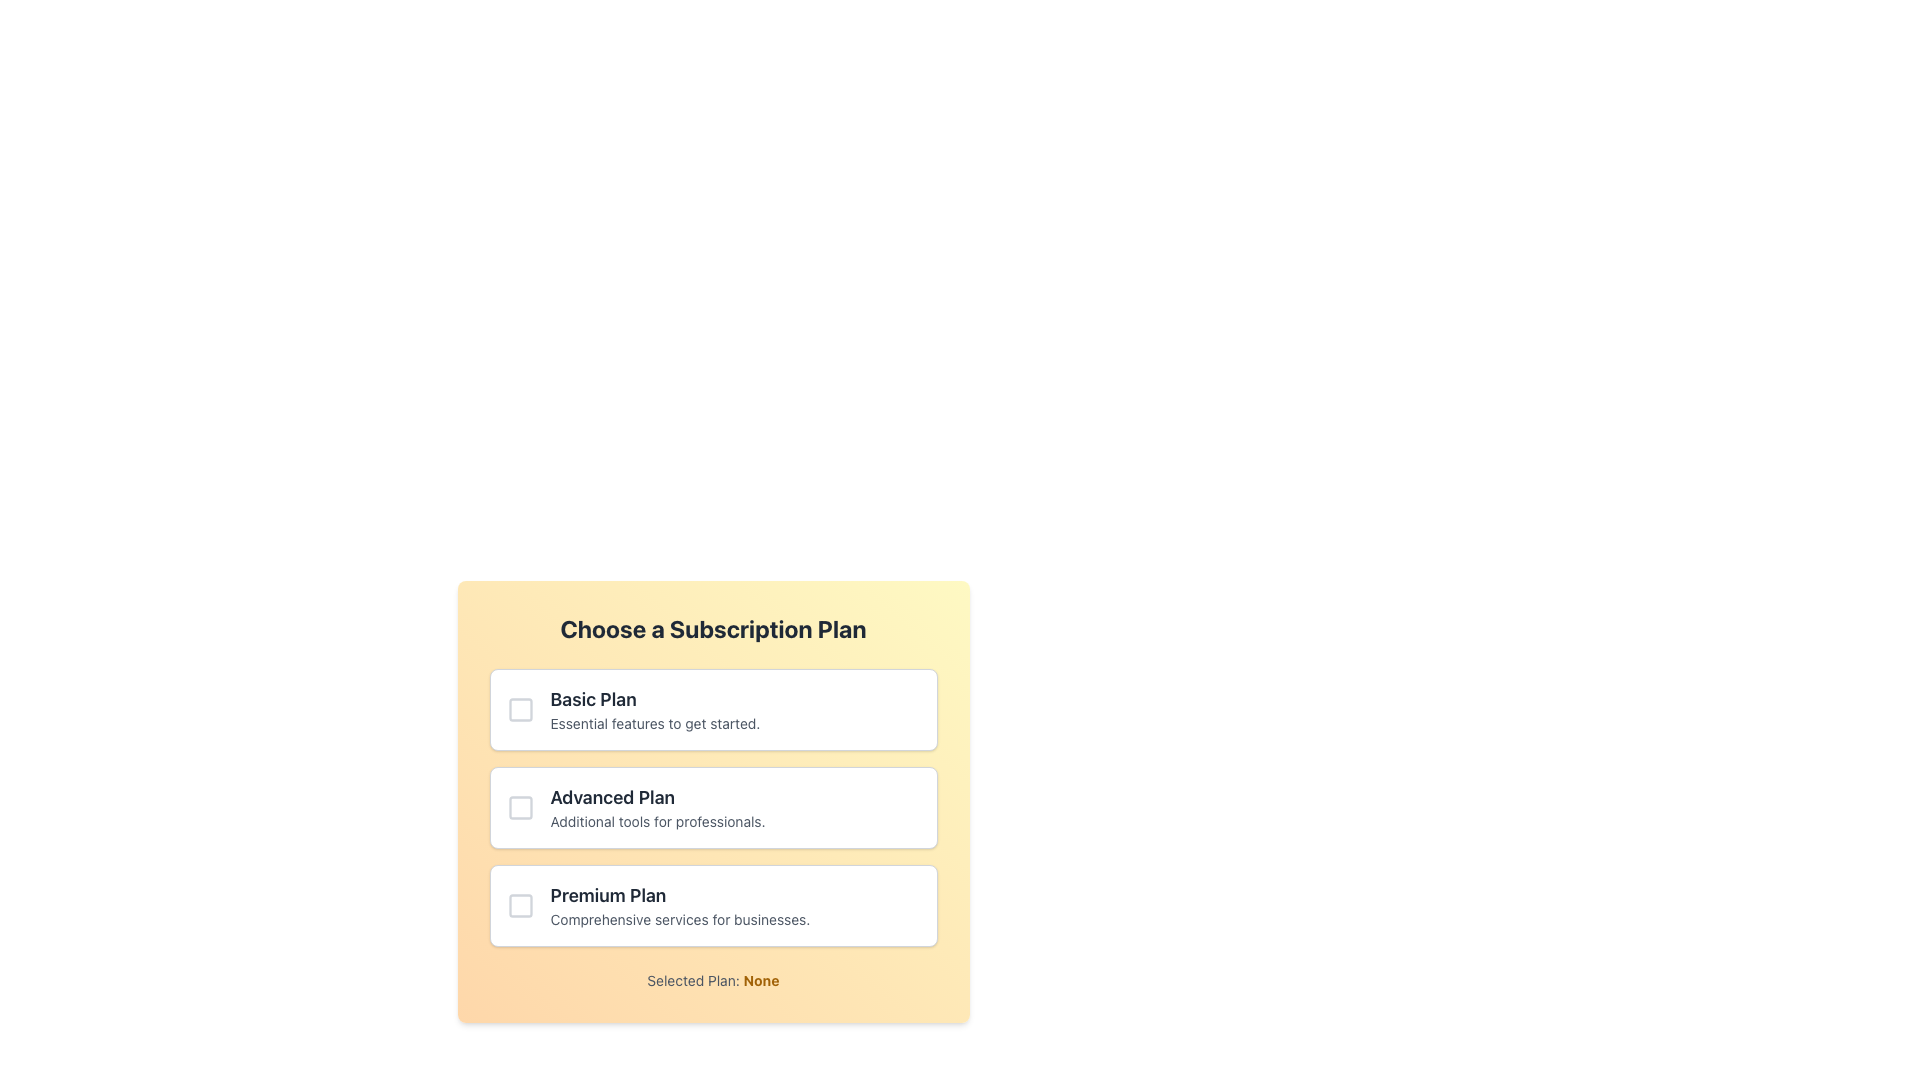 The image size is (1920, 1080). Describe the element at coordinates (520, 806) in the screenshot. I see `the checkbox containing the minimalist icon styled as a square with rounded corners` at that location.